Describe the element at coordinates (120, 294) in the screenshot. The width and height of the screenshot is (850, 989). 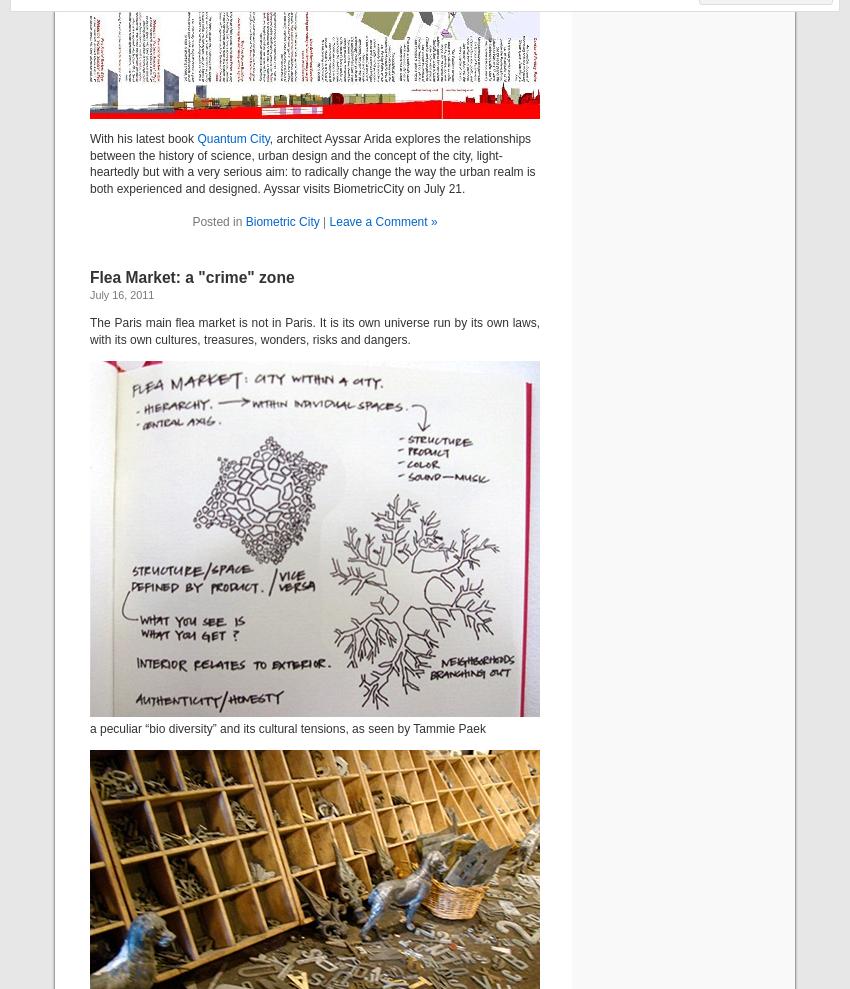
I see `'July 16, 2011'` at that location.